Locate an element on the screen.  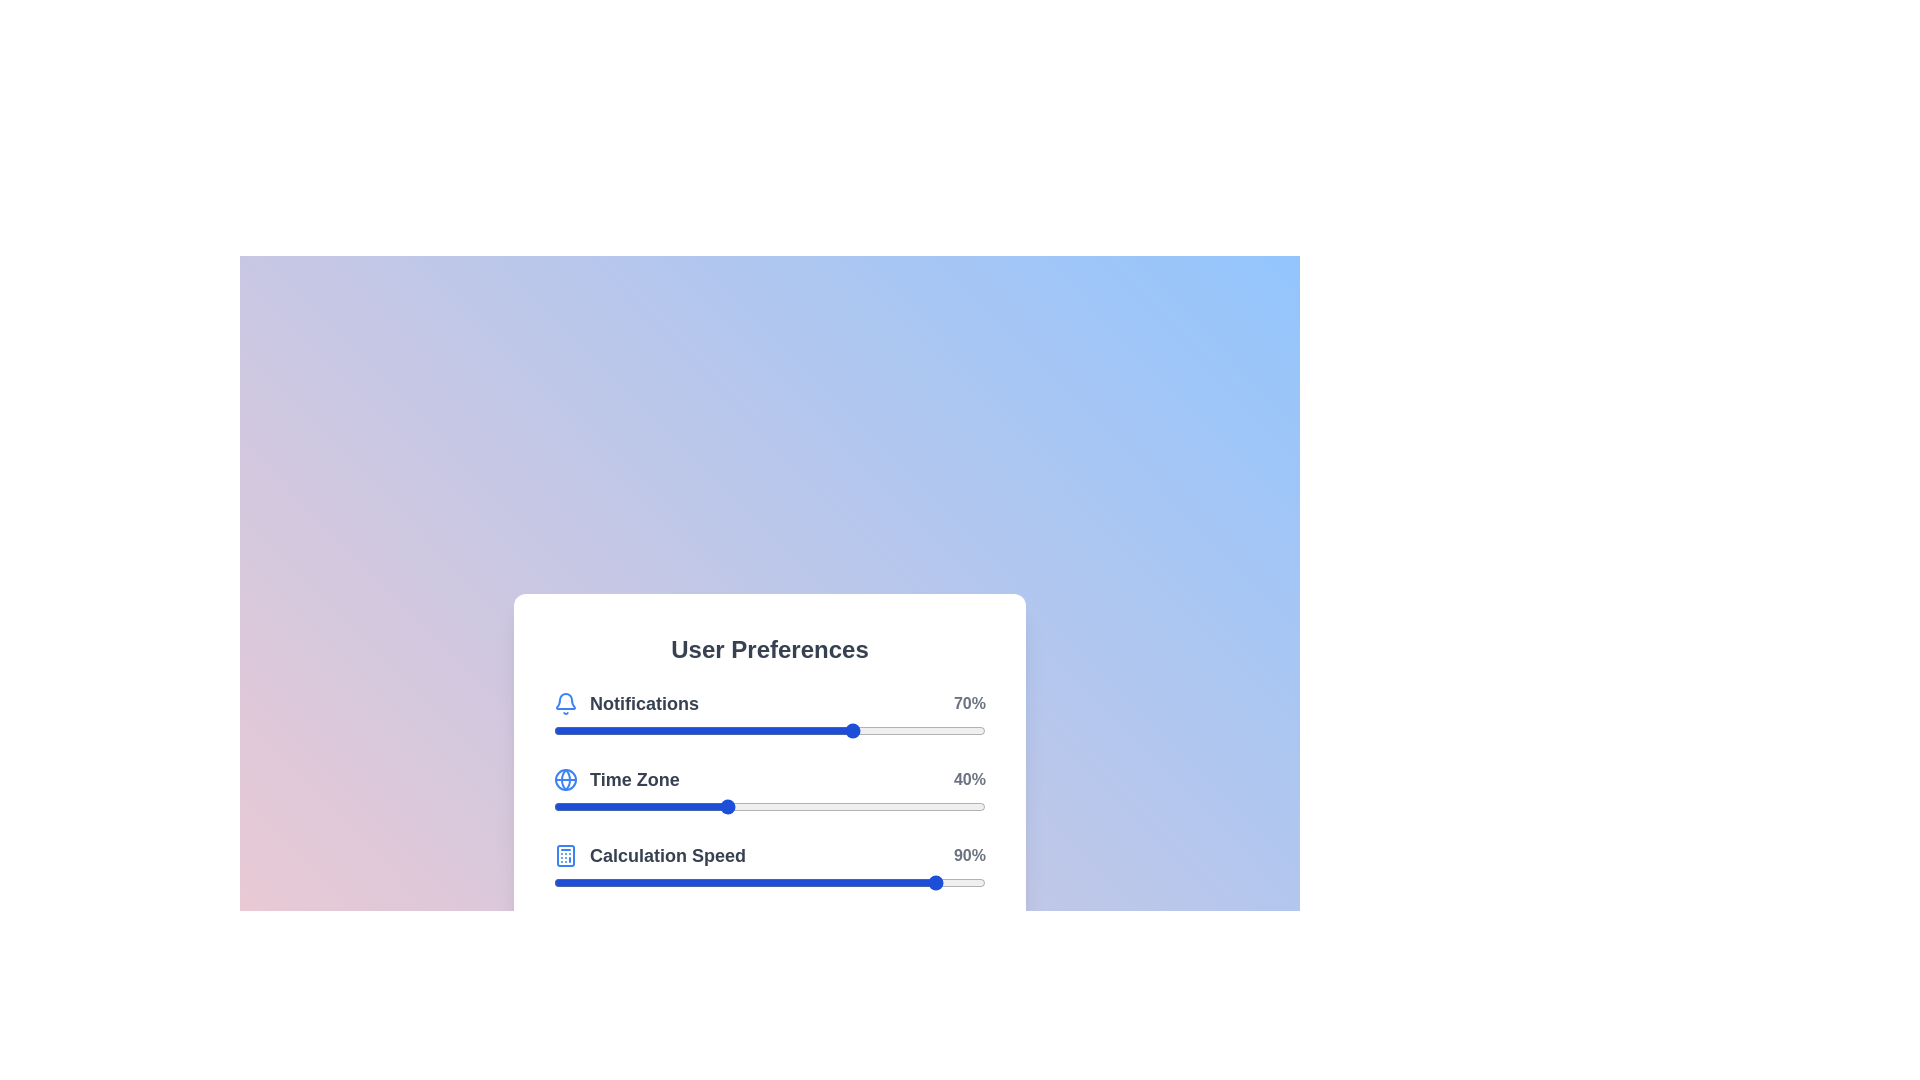
the 'Time Zone' slider to 1% by dragging the slider to the corresponding position is located at coordinates (558, 805).